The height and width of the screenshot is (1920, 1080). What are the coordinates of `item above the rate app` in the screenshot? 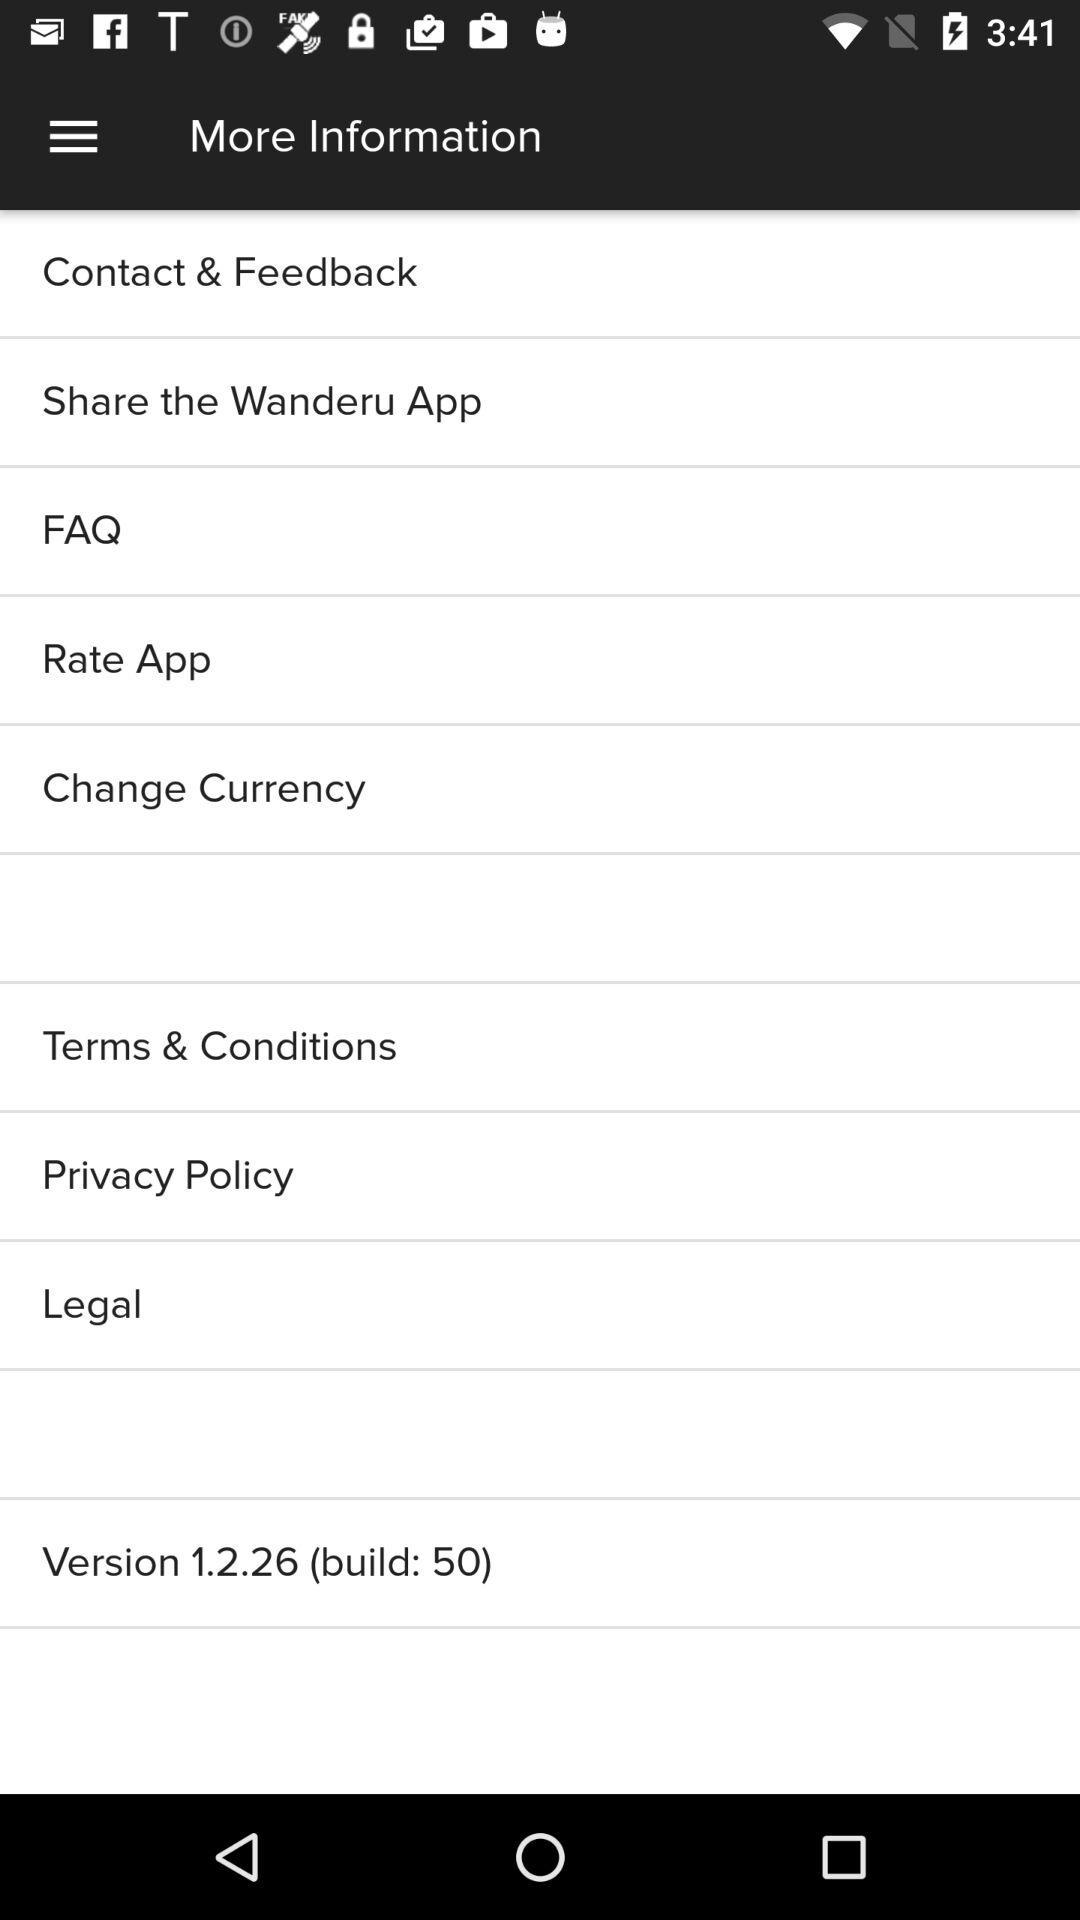 It's located at (540, 531).